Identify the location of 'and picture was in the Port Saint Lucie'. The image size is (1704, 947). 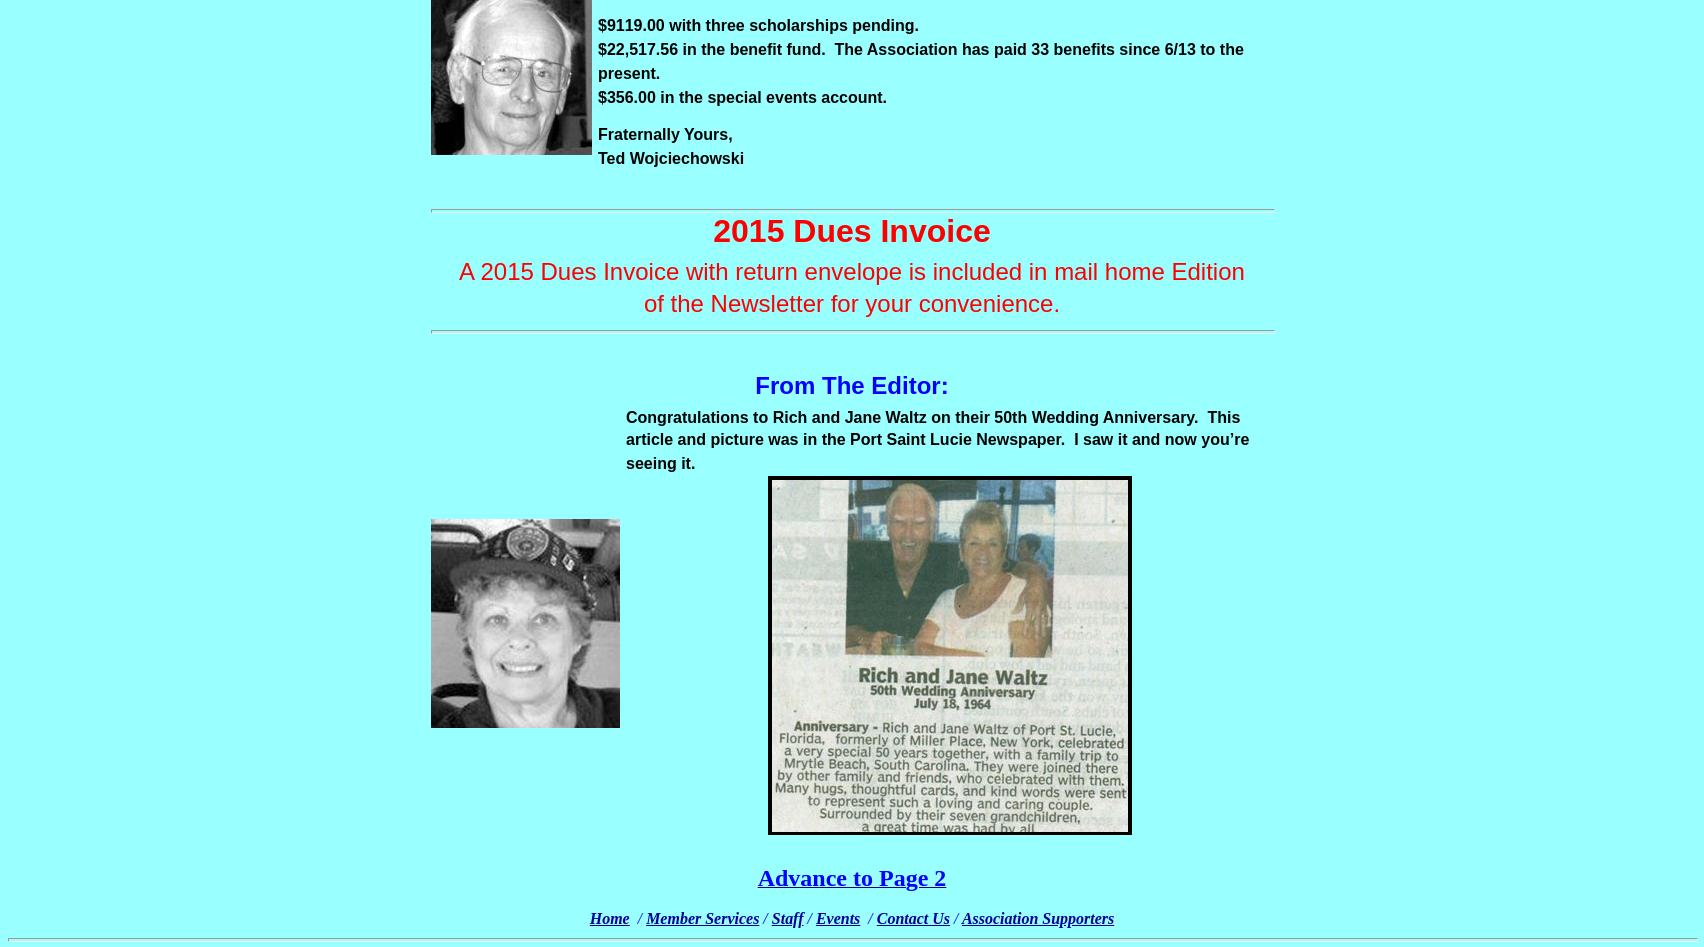
(675, 439).